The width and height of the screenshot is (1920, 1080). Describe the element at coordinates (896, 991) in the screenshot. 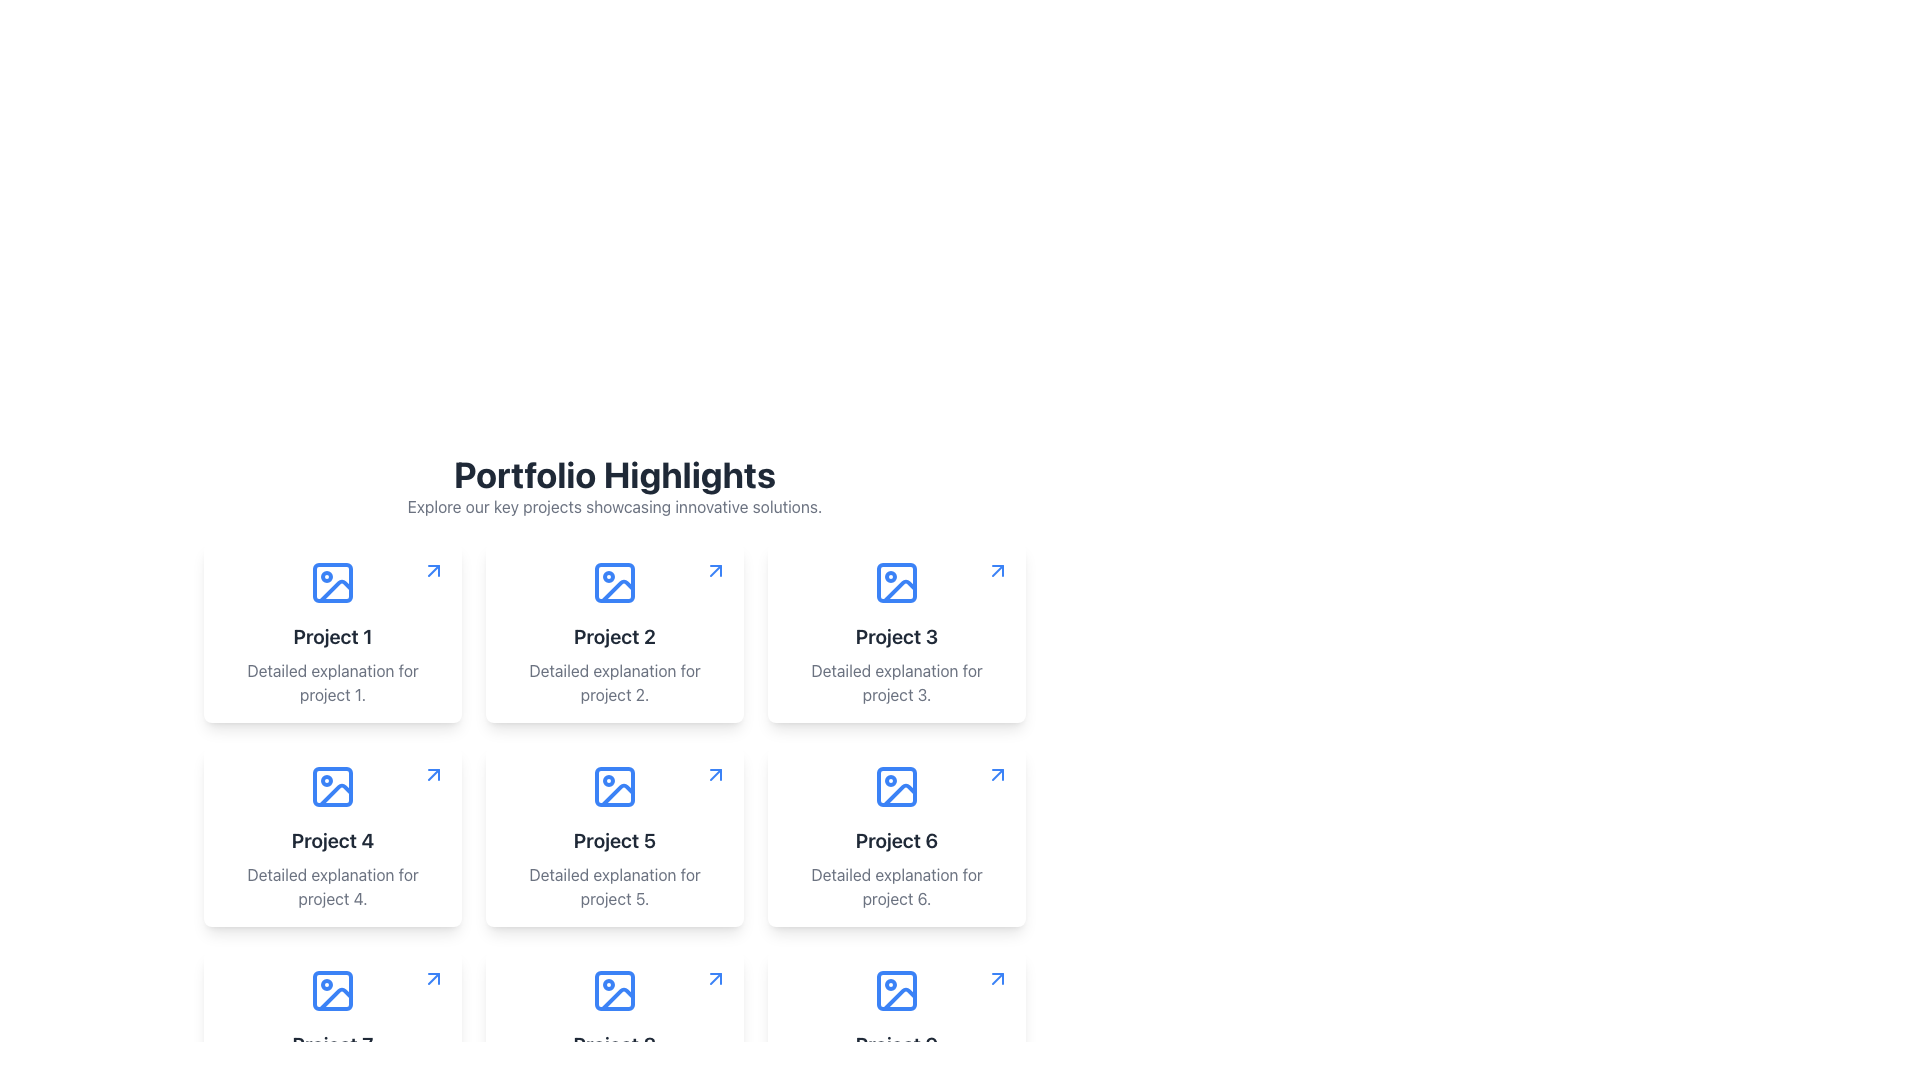

I see `the blue graphic icon resembling an image placeholder located in the bottom-right corner of the 'Project 9' card` at that location.